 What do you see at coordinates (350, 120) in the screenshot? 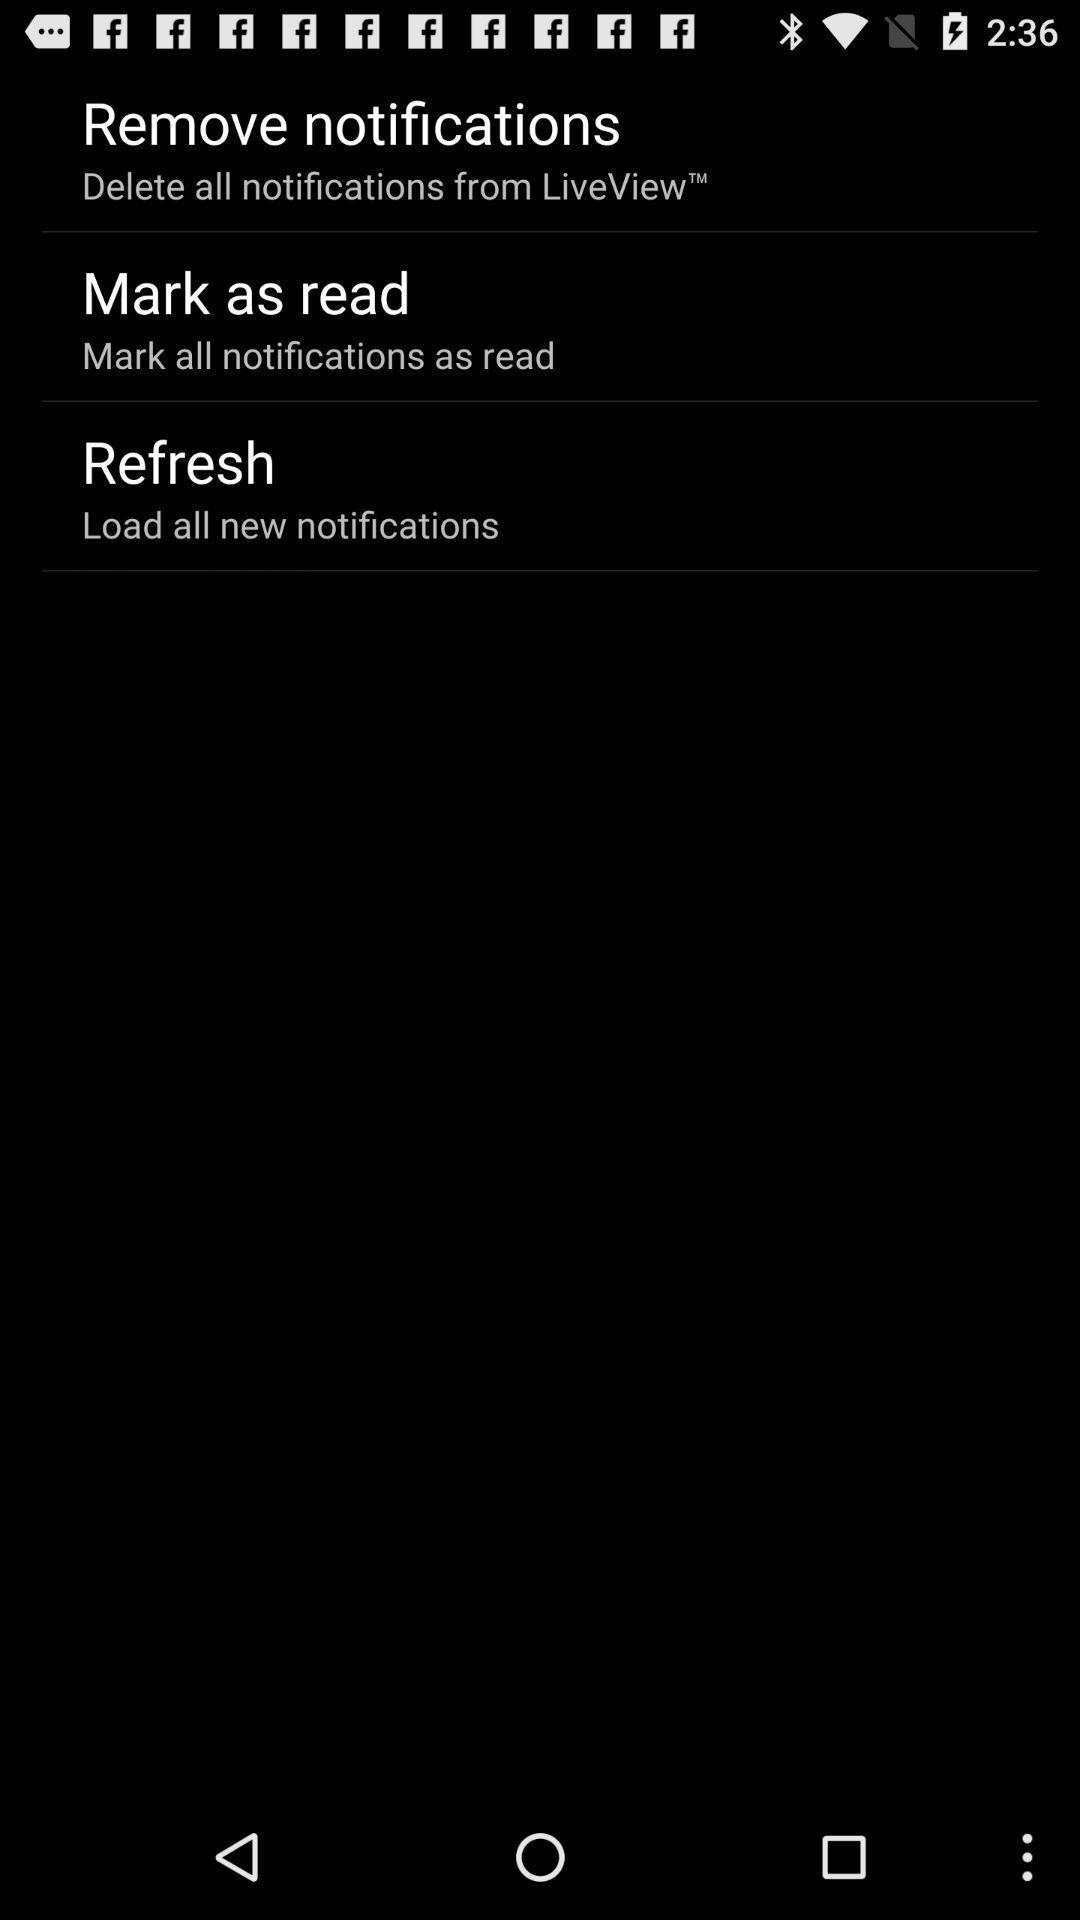
I see `the remove notifications item` at bounding box center [350, 120].